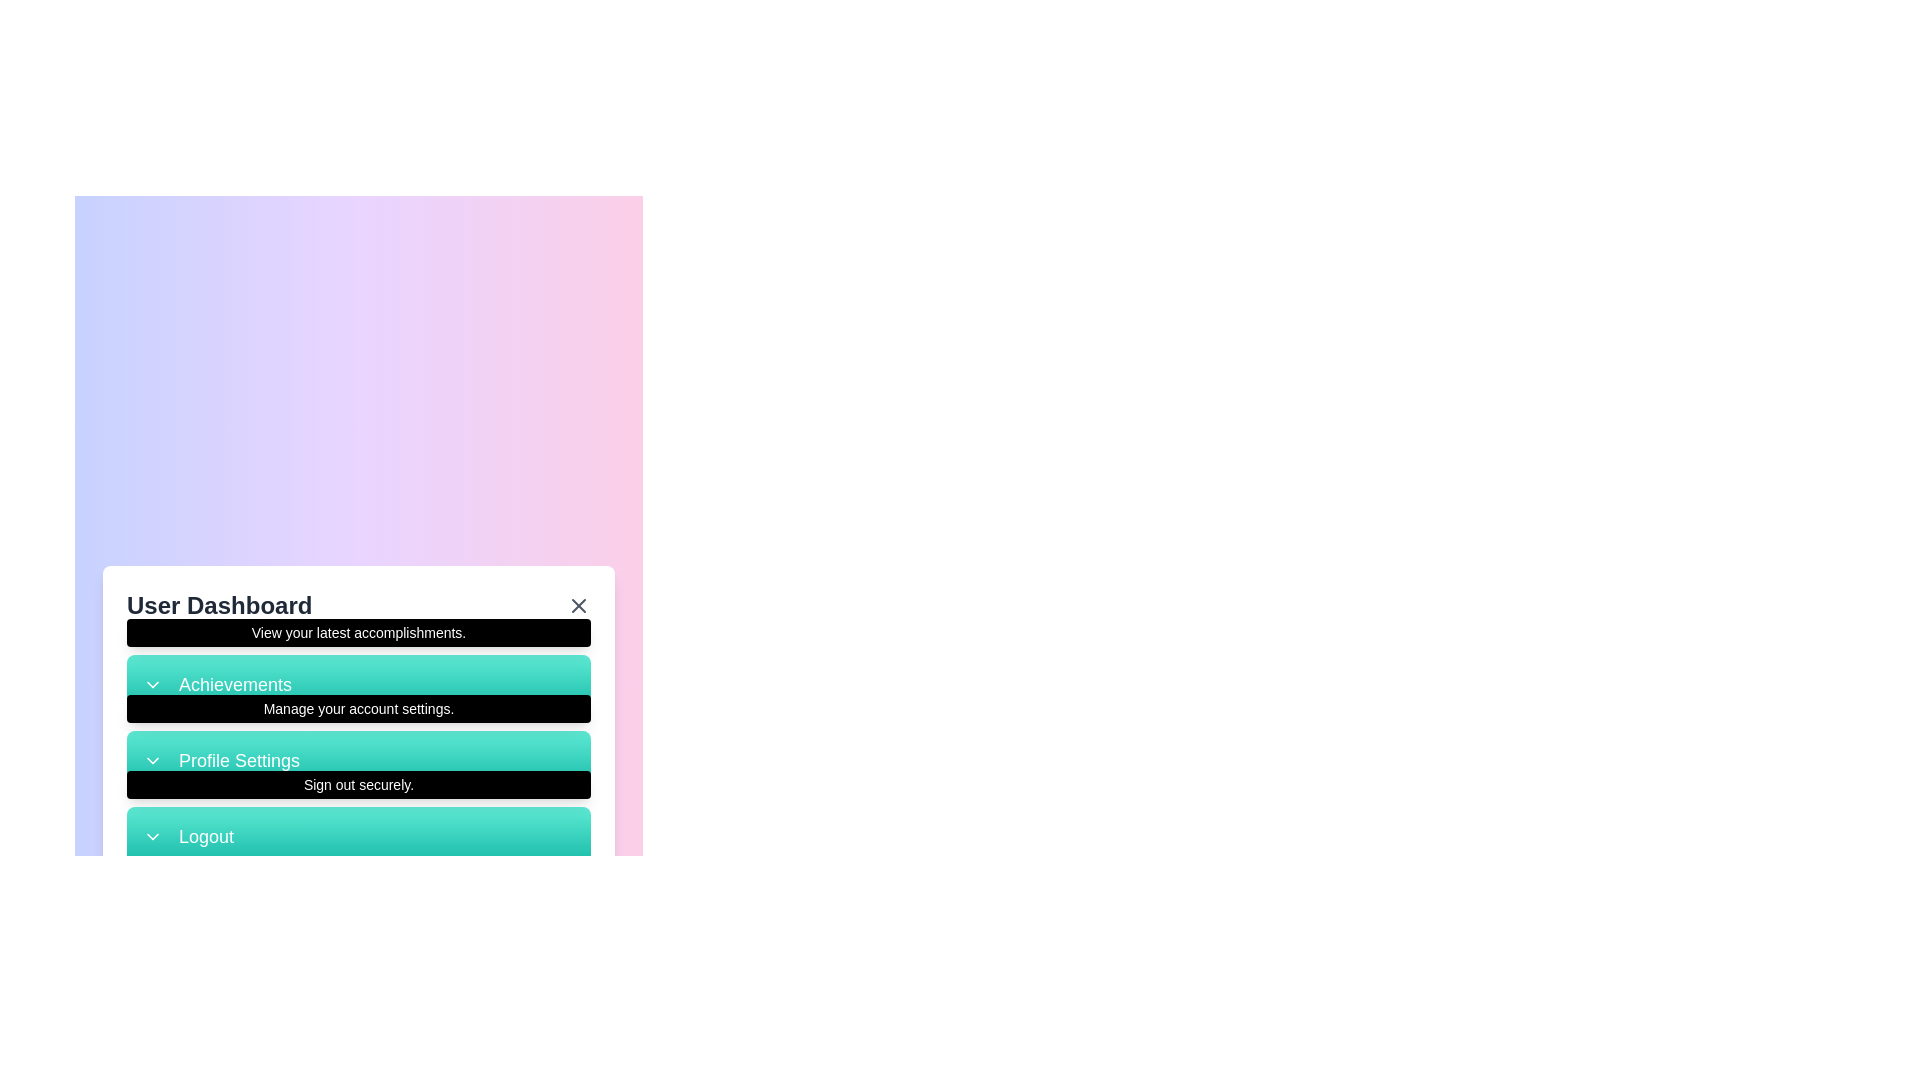 Image resolution: width=1920 pixels, height=1080 pixels. Describe the element at coordinates (359, 682) in the screenshot. I see `the 'Achievements' expandable section button located in the User Dashboard` at that location.